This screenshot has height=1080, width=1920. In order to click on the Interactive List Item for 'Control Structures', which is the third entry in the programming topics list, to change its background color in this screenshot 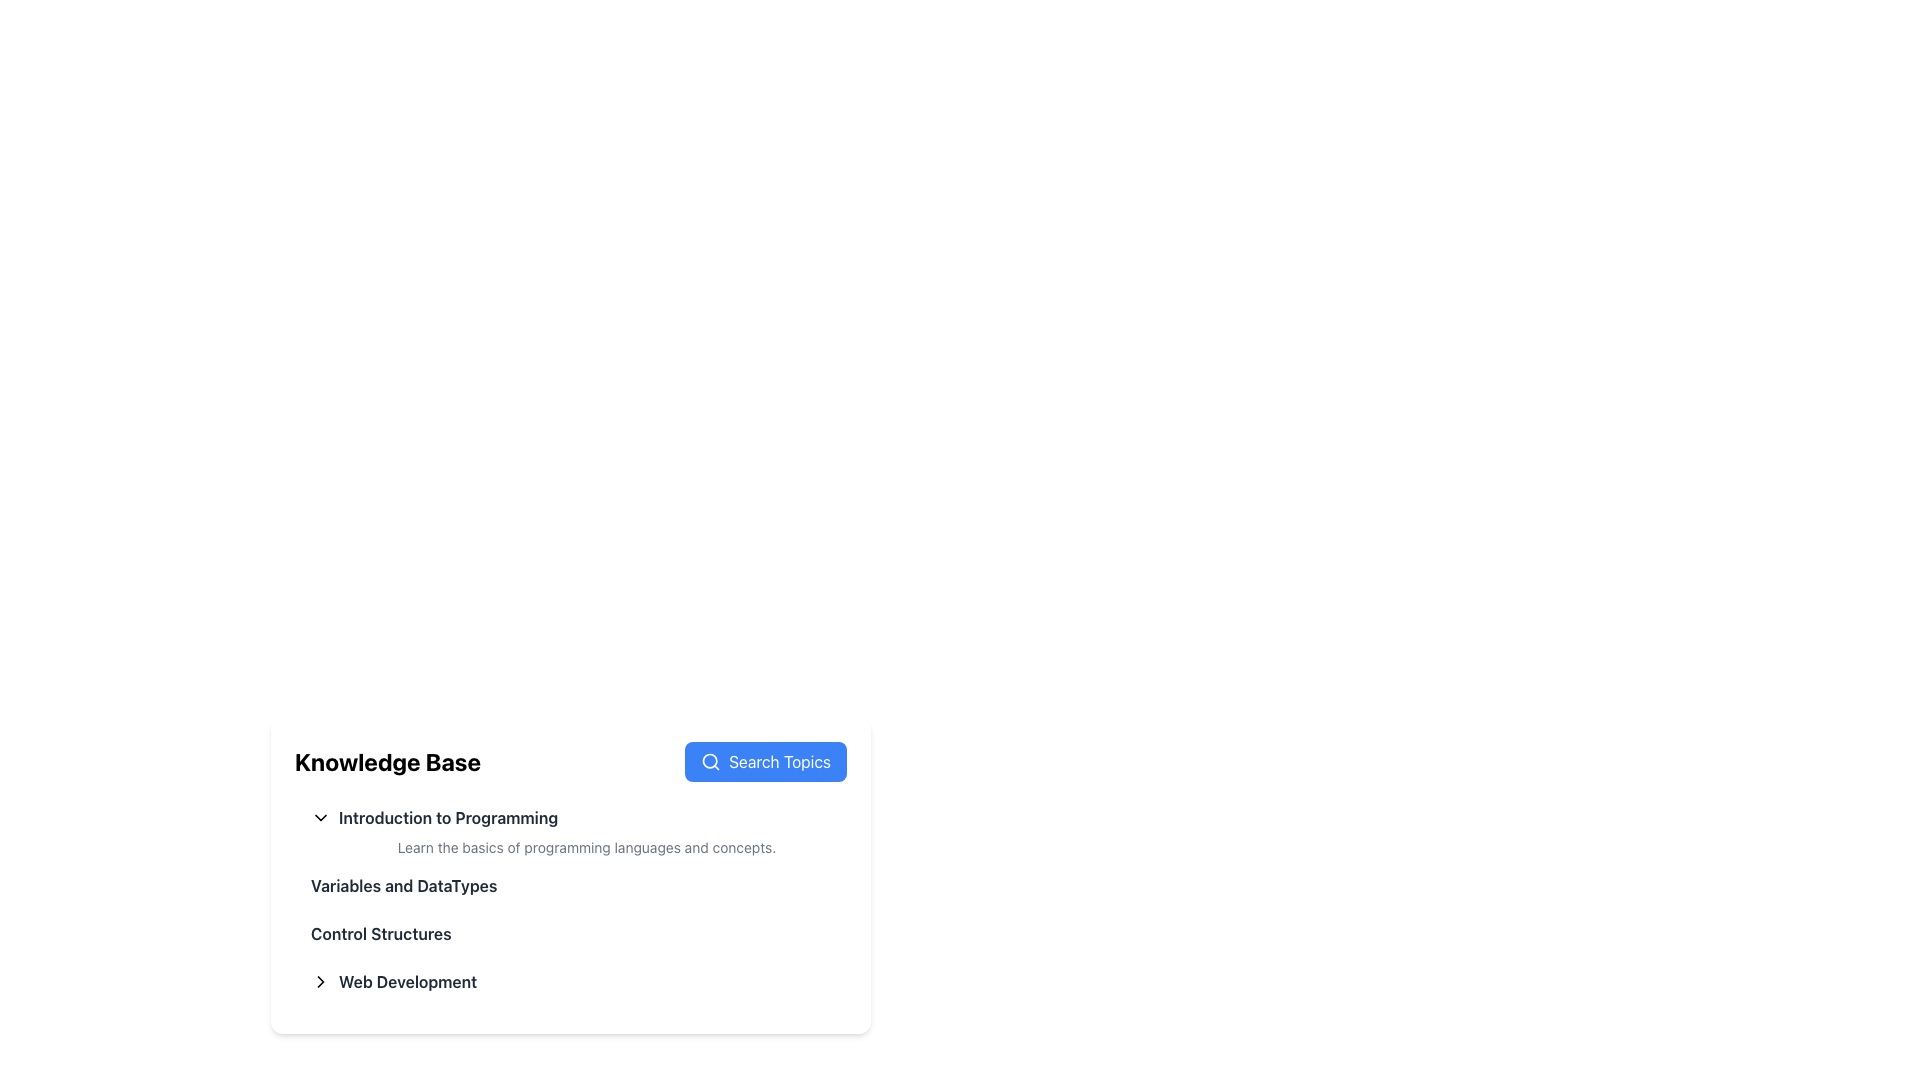, I will do `click(570, 933)`.